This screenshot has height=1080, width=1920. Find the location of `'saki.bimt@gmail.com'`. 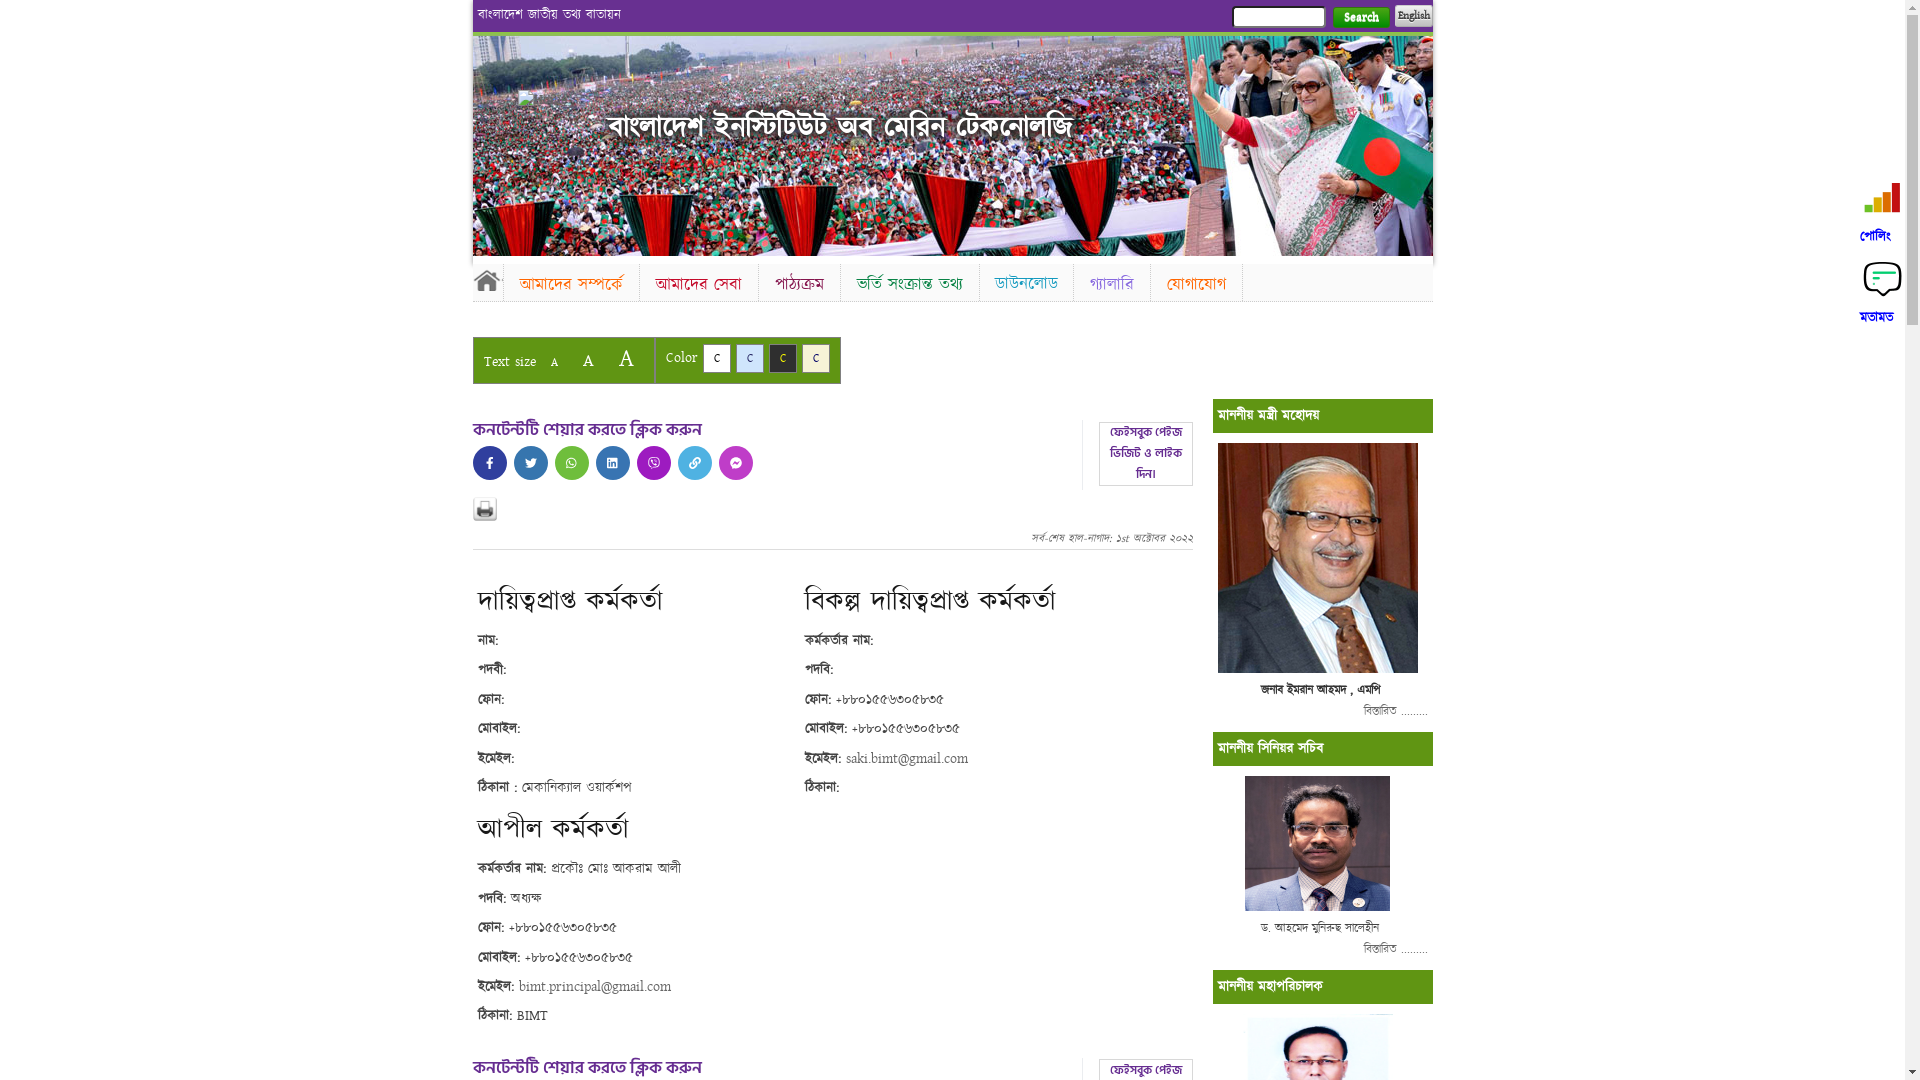

'saki.bimt@gmail.com' is located at coordinates (845, 759).